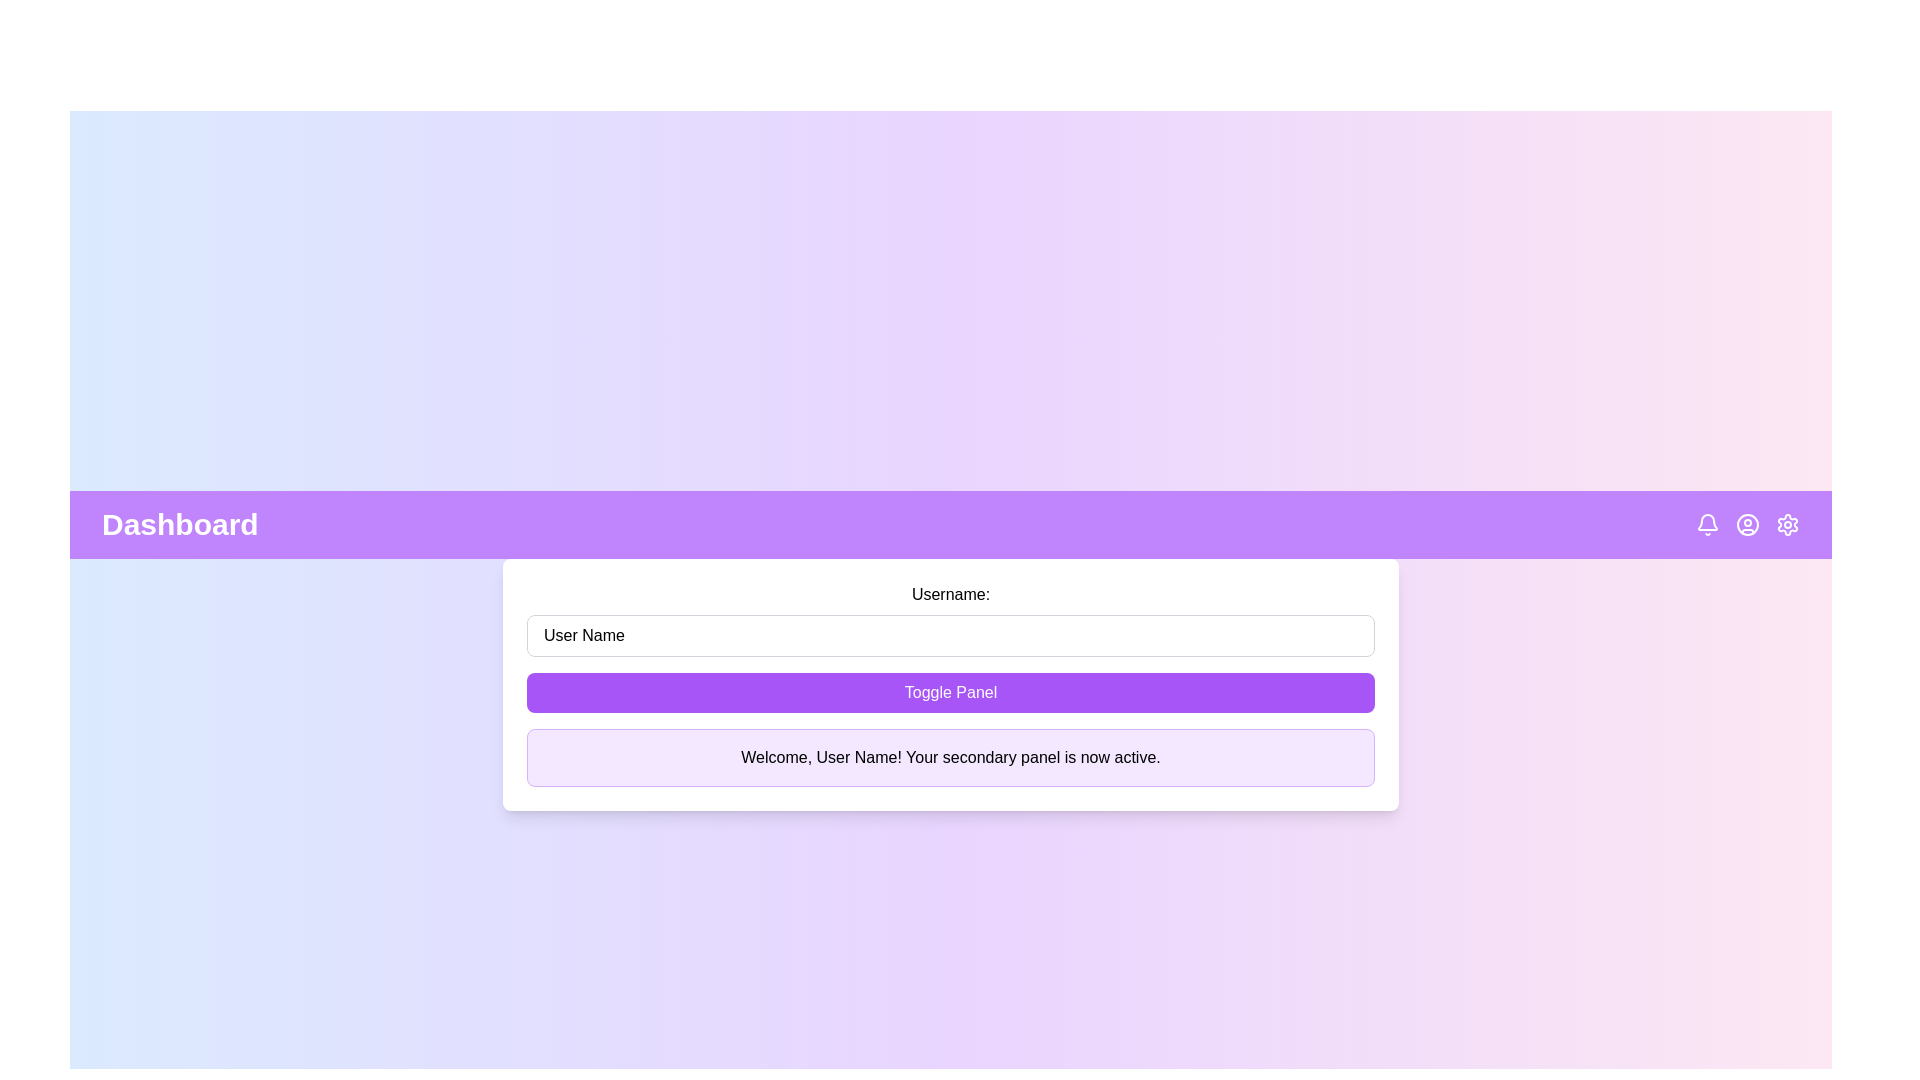 The width and height of the screenshot is (1920, 1080). What do you see at coordinates (1788, 523) in the screenshot?
I see `the gear-shaped icon located at the top-right corner of the interface` at bounding box center [1788, 523].